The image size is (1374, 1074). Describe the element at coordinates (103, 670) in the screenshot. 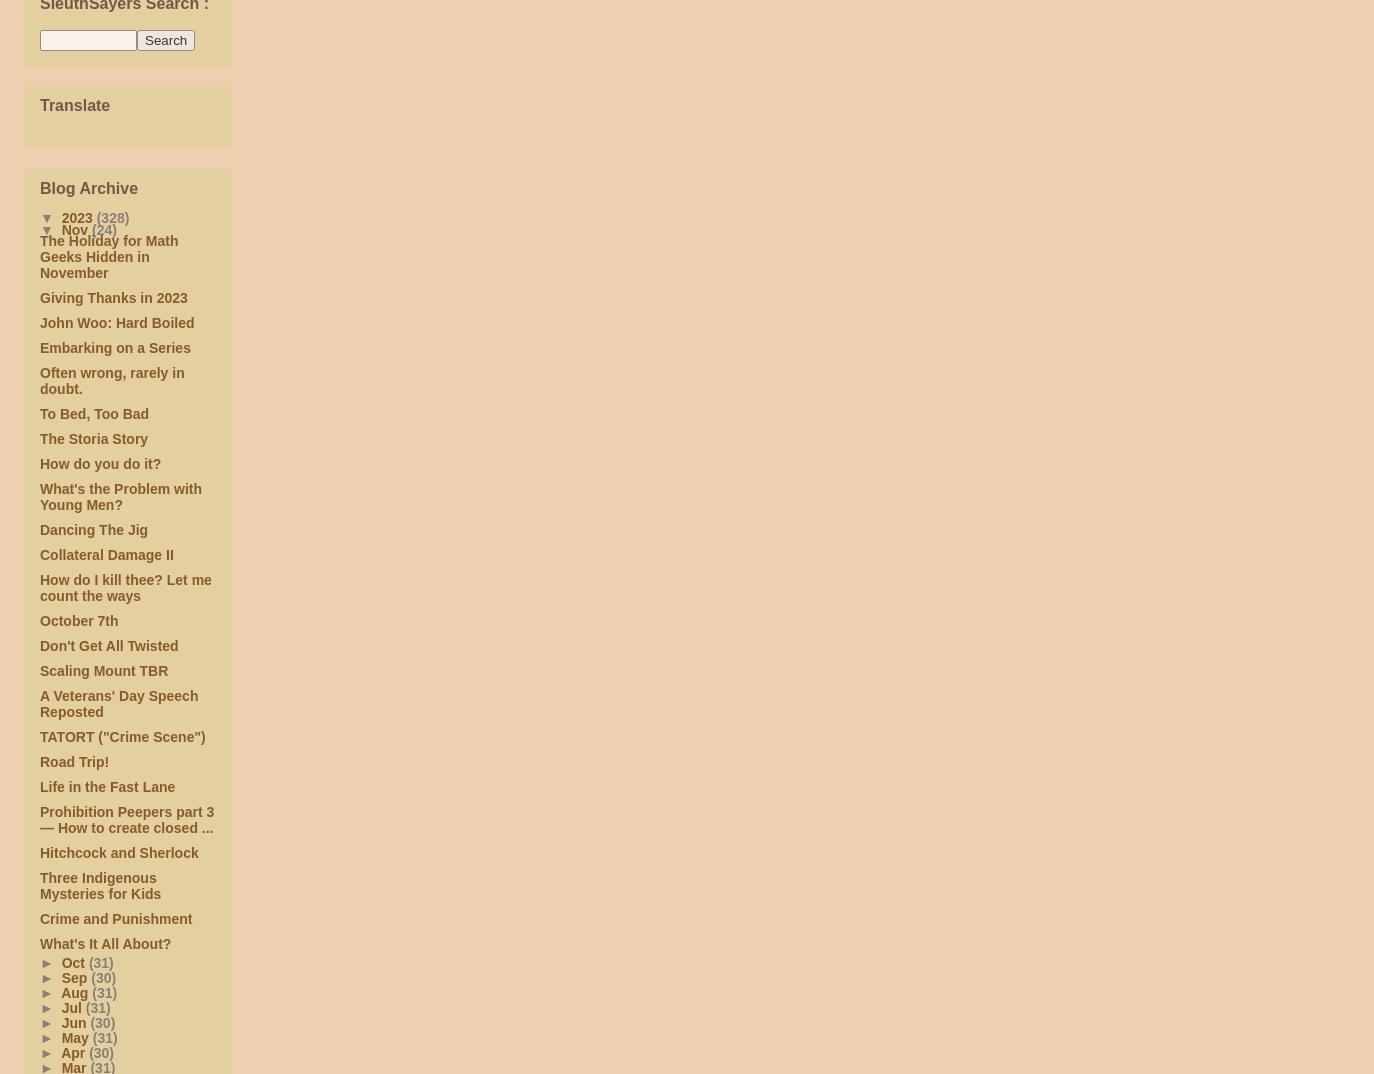

I see `'Scaling Mount TBR'` at that location.